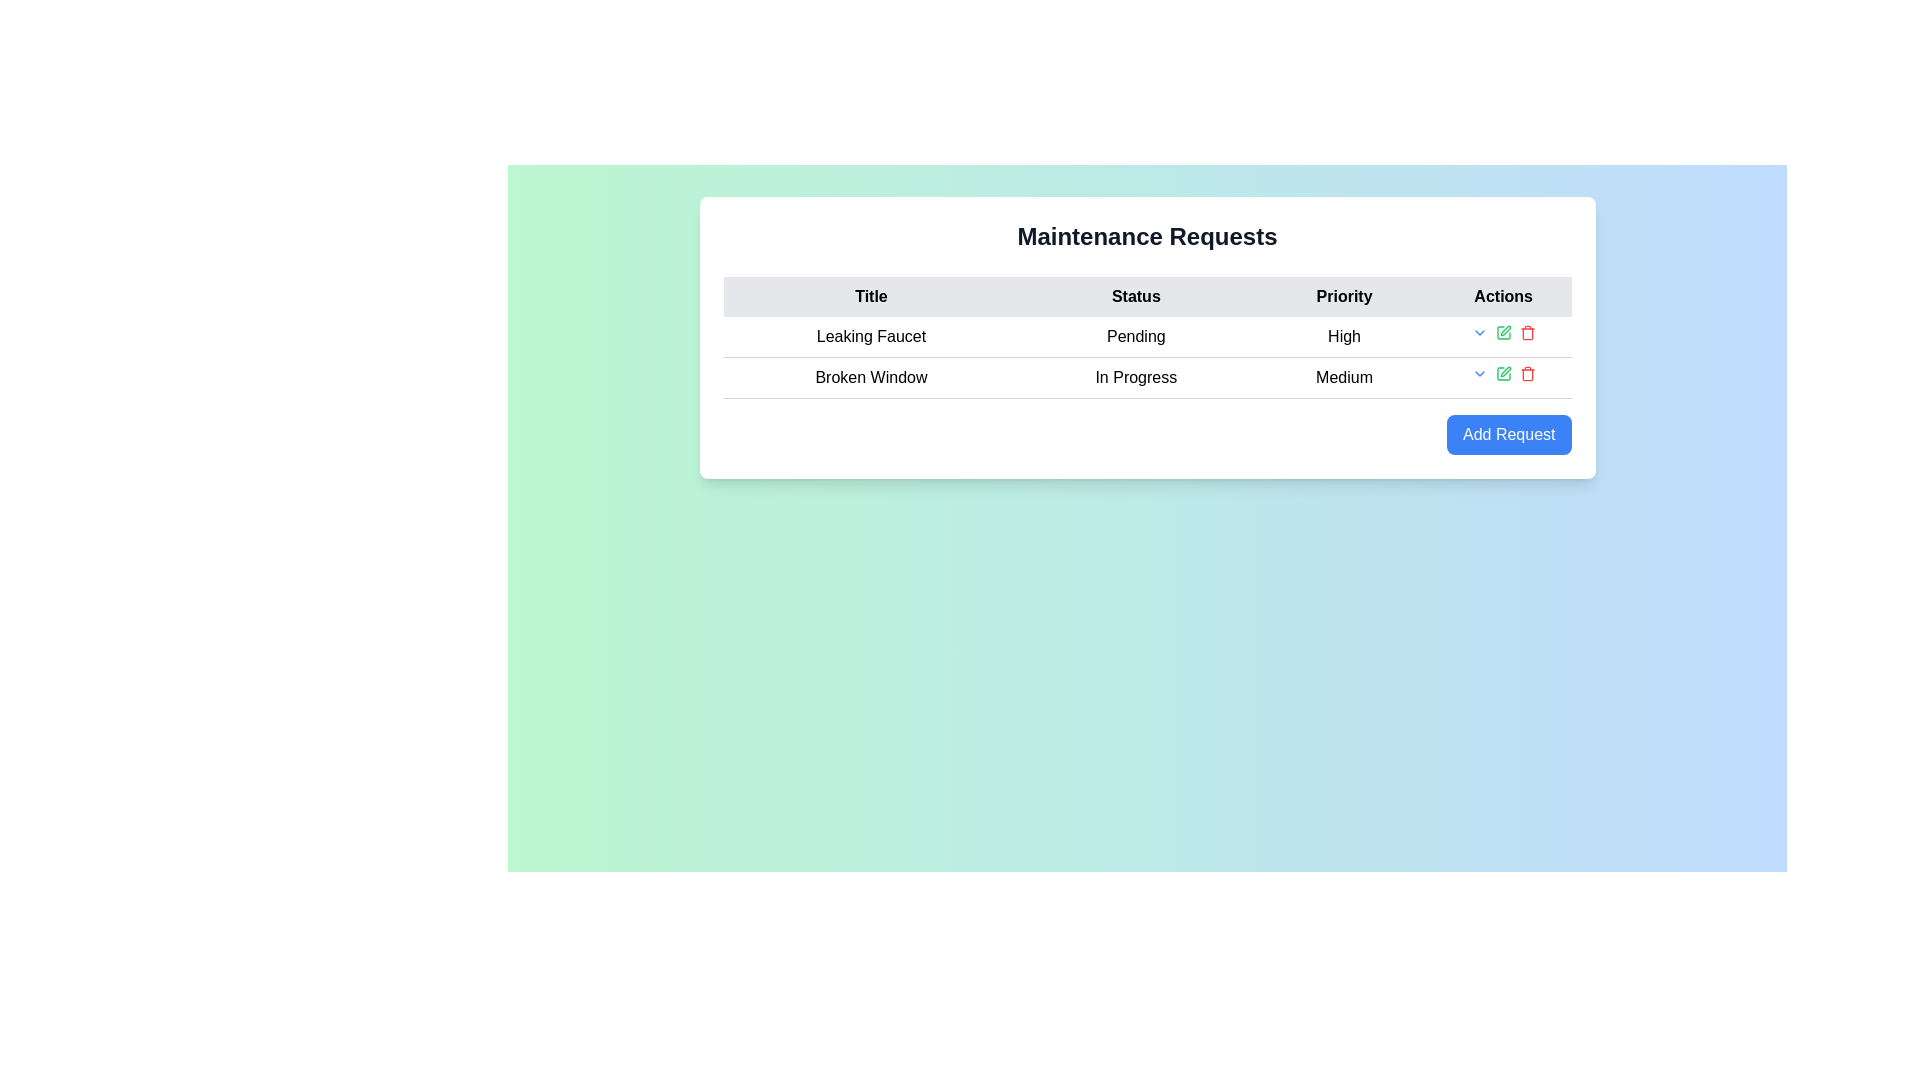 The image size is (1920, 1080). Describe the element at coordinates (1147, 378) in the screenshot. I see `the 'Status' column of the task information table row that displays 'Broken Window', which is the second row` at that location.